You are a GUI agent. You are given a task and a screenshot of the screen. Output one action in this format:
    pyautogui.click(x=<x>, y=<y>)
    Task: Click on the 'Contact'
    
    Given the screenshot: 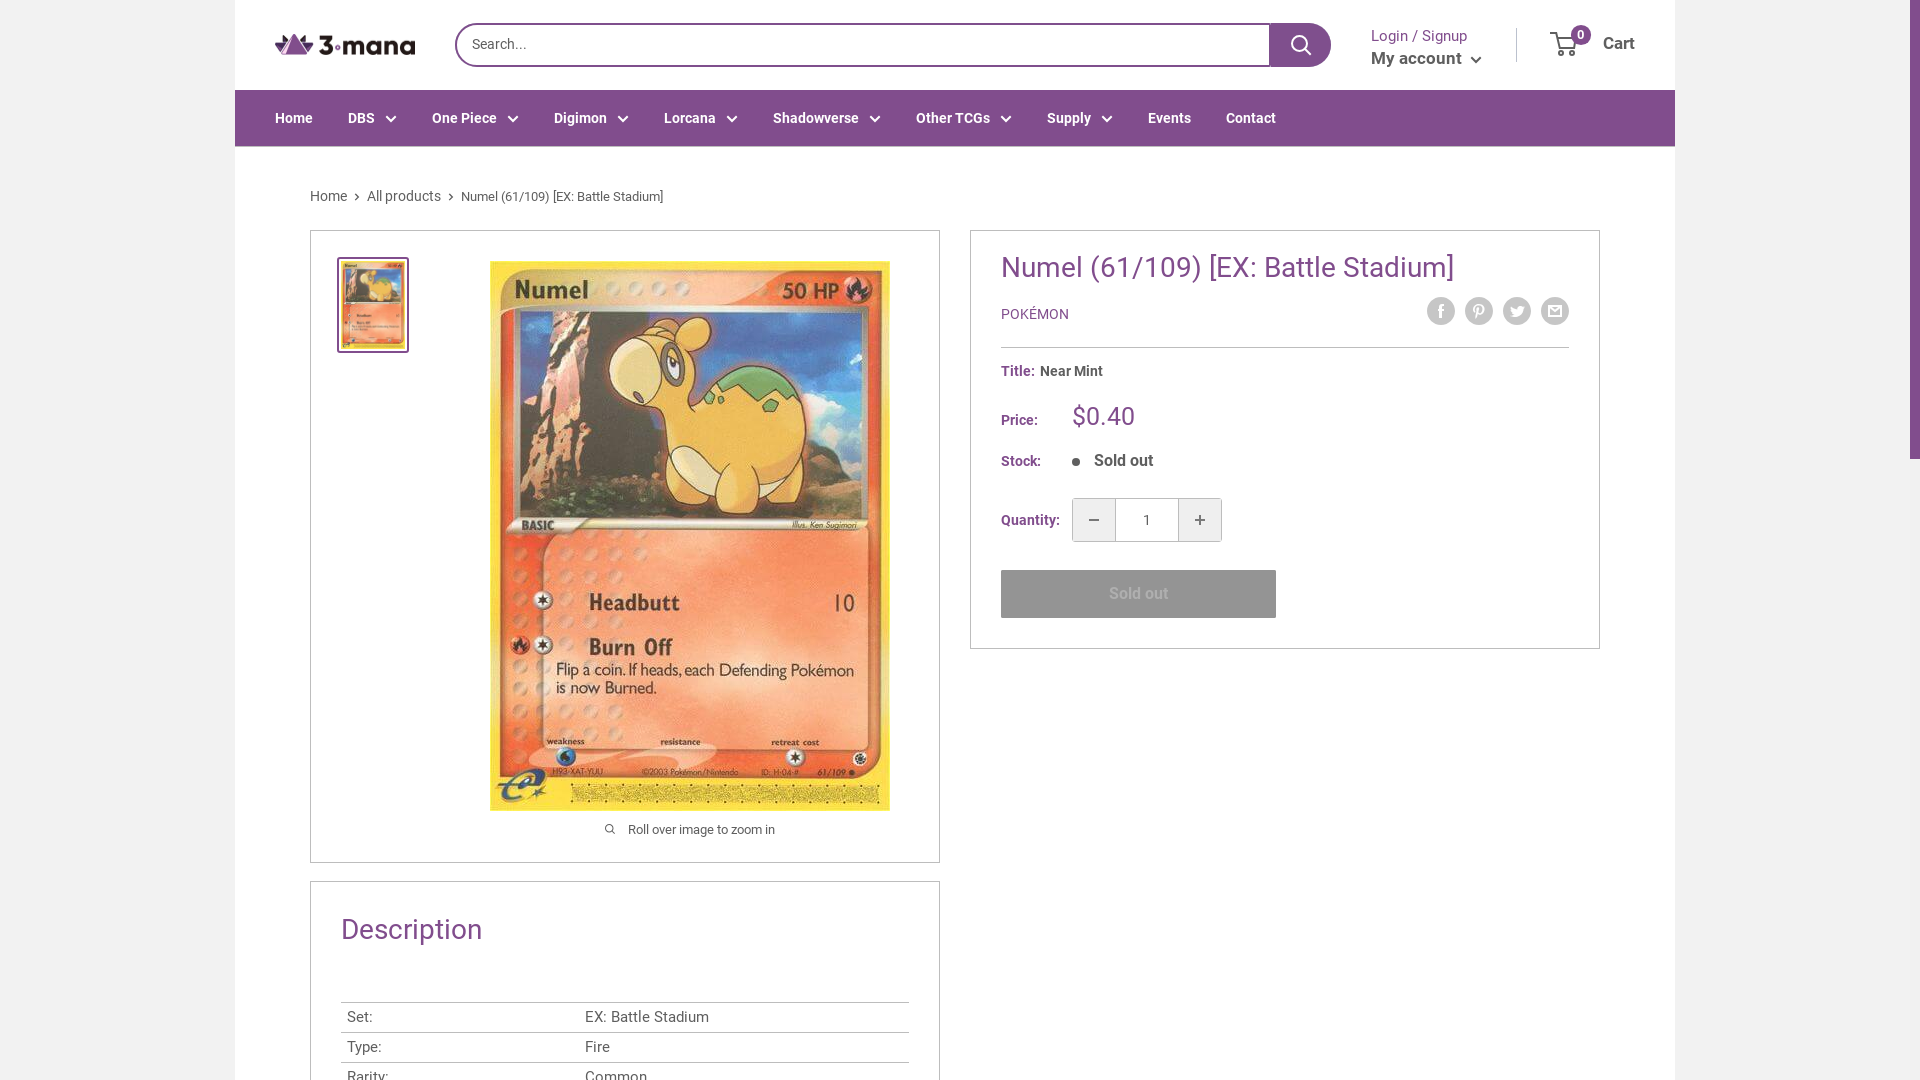 What is the action you would take?
    pyautogui.click(x=1224, y=118)
    